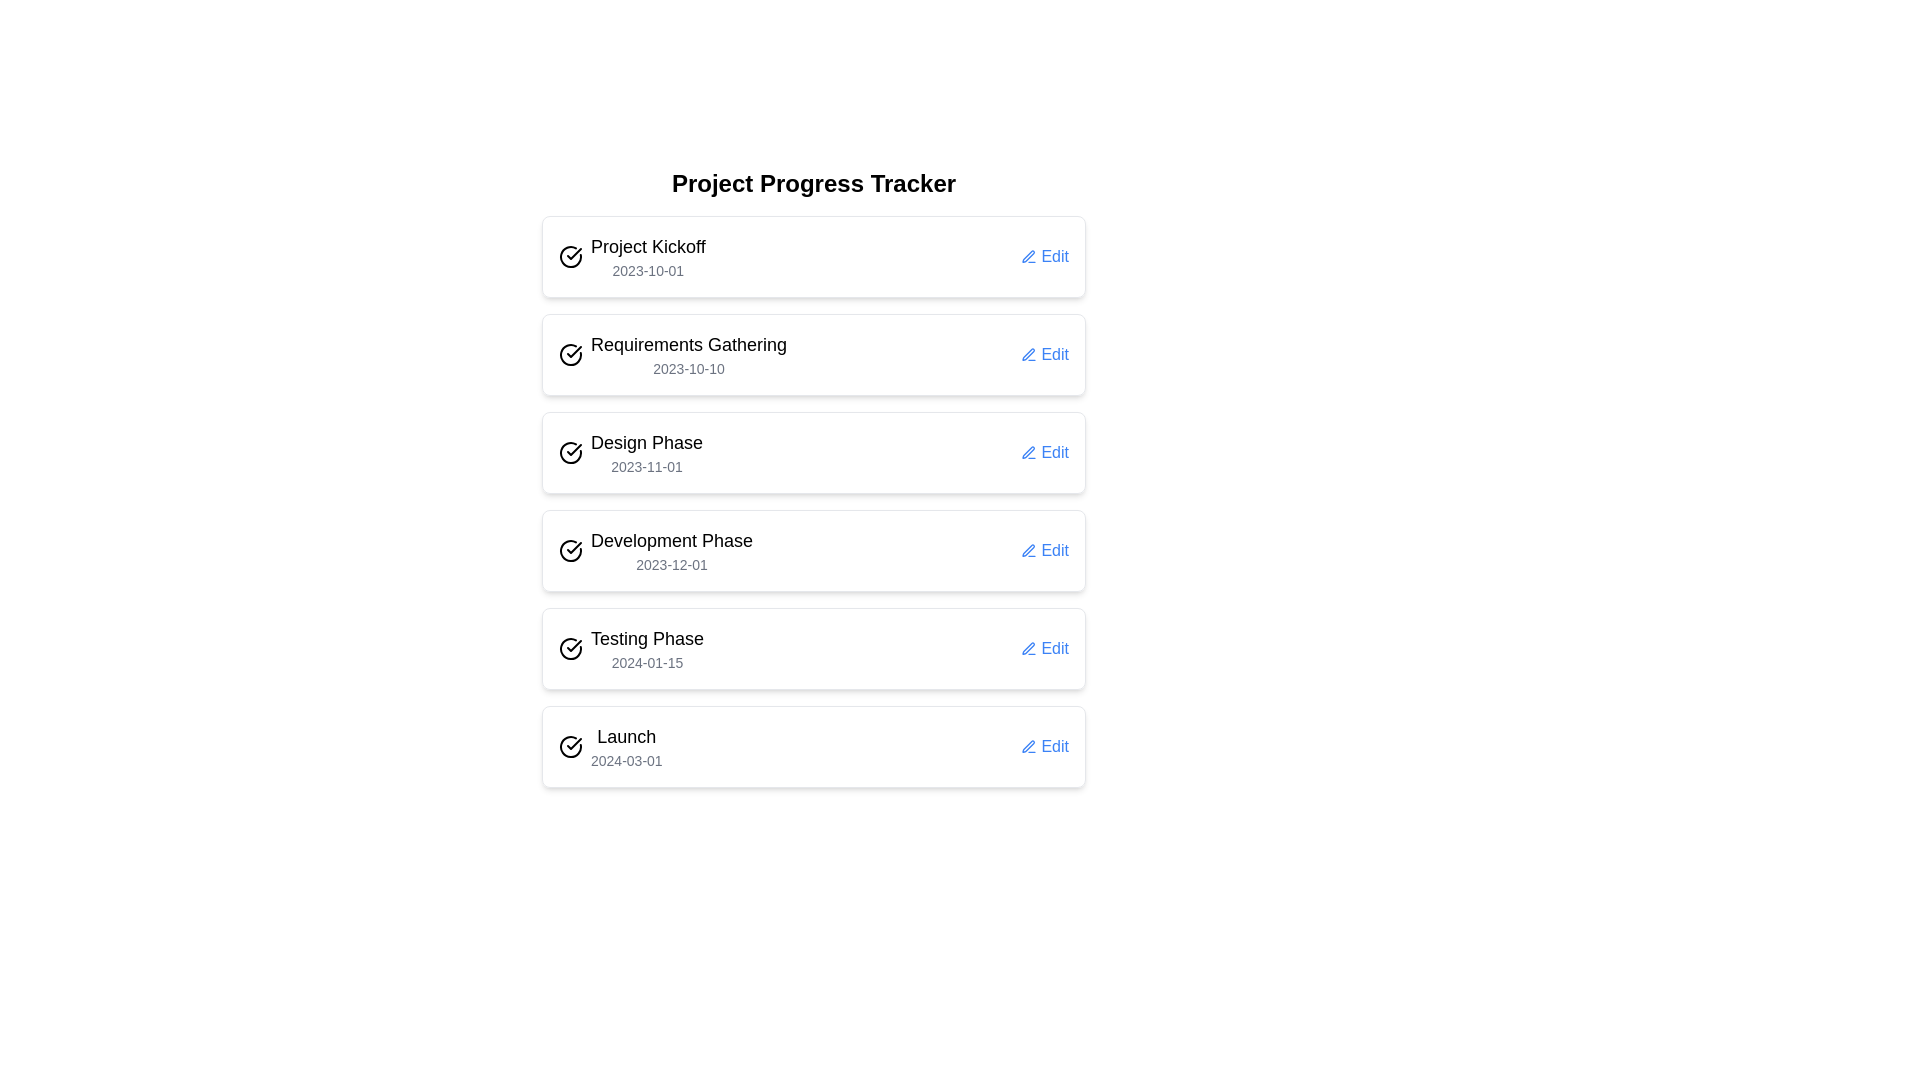 The width and height of the screenshot is (1920, 1080). Describe the element at coordinates (570, 551) in the screenshot. I see `the completion status icon for the 'Development Phase' located to the left of the text in the fourth row of the 'Project Progress Tracker' section` at that location.